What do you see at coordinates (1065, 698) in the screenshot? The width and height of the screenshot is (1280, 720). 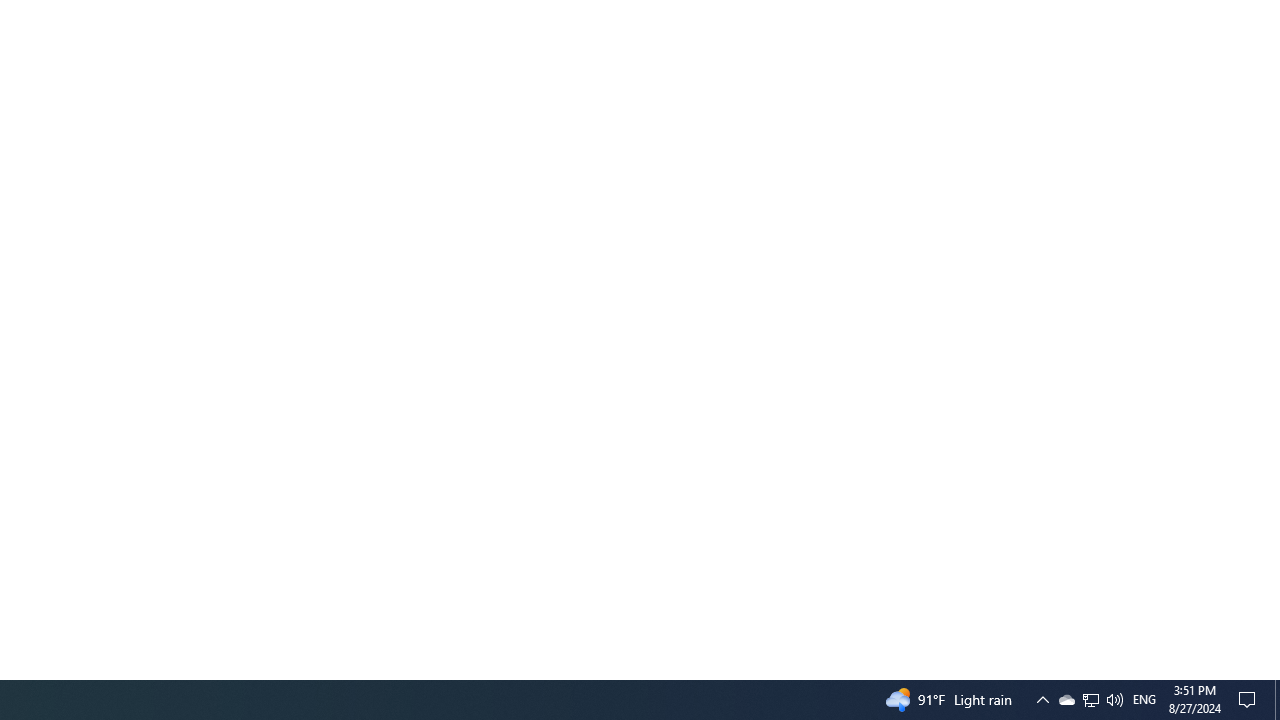 I see `'Q2790: 100%'` at bounding box center [1065, 698].